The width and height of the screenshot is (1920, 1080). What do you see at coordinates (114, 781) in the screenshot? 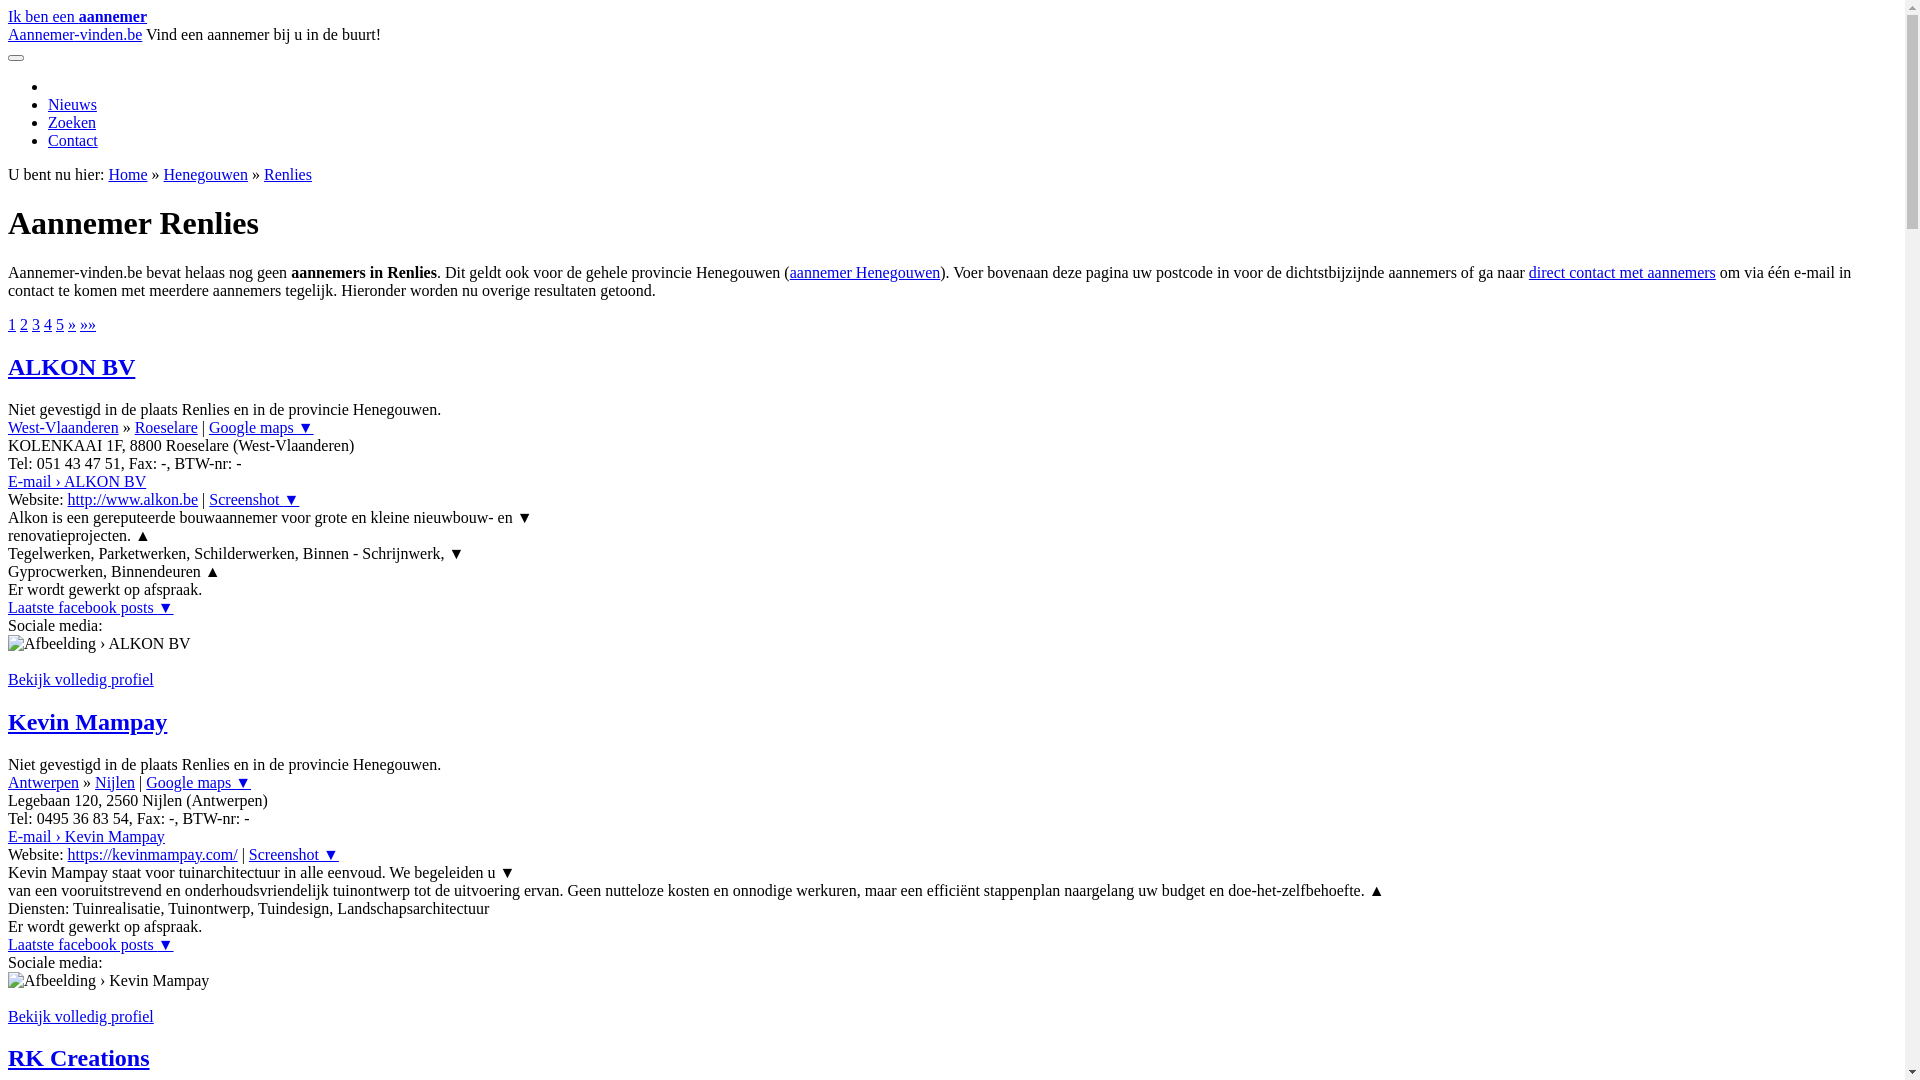
I see `'Nijlen'` at bounding box center [114, 781].